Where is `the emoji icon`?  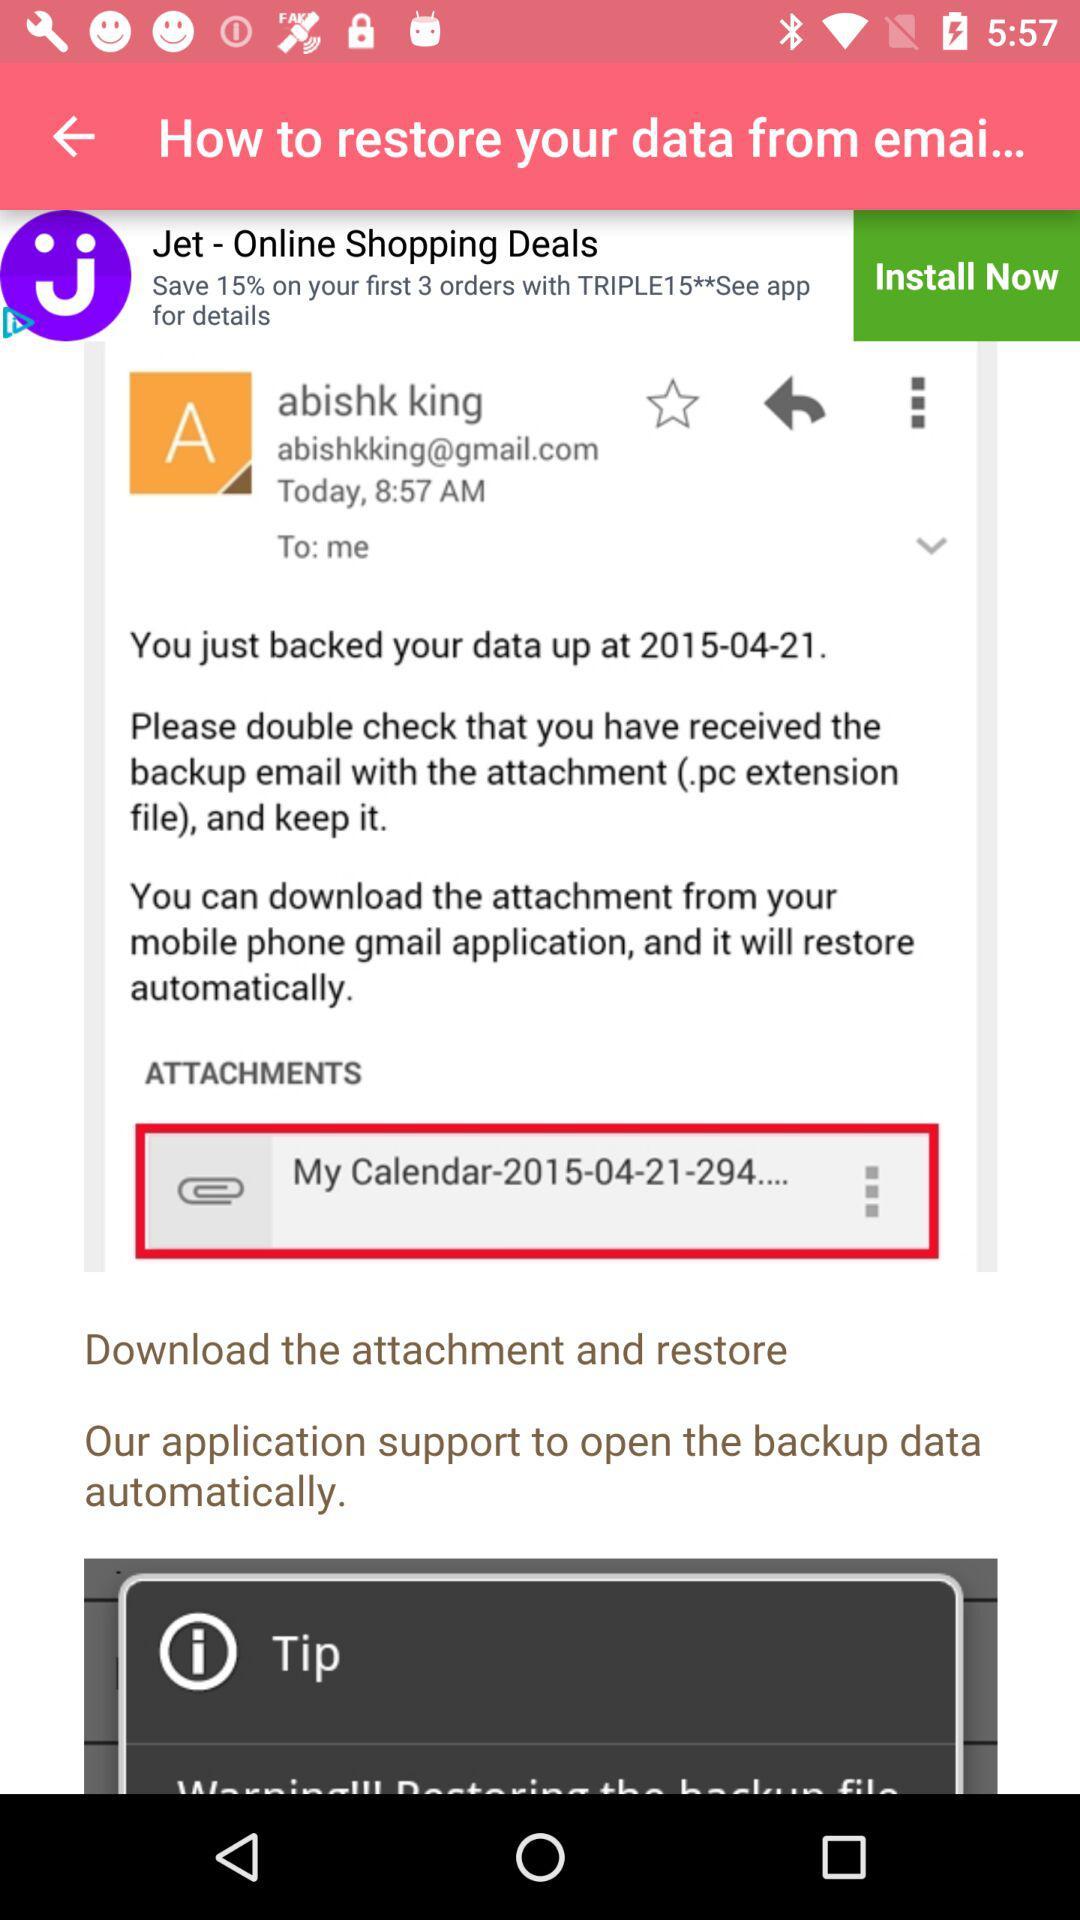
the emoji icon is located at coordinates (64, 274).